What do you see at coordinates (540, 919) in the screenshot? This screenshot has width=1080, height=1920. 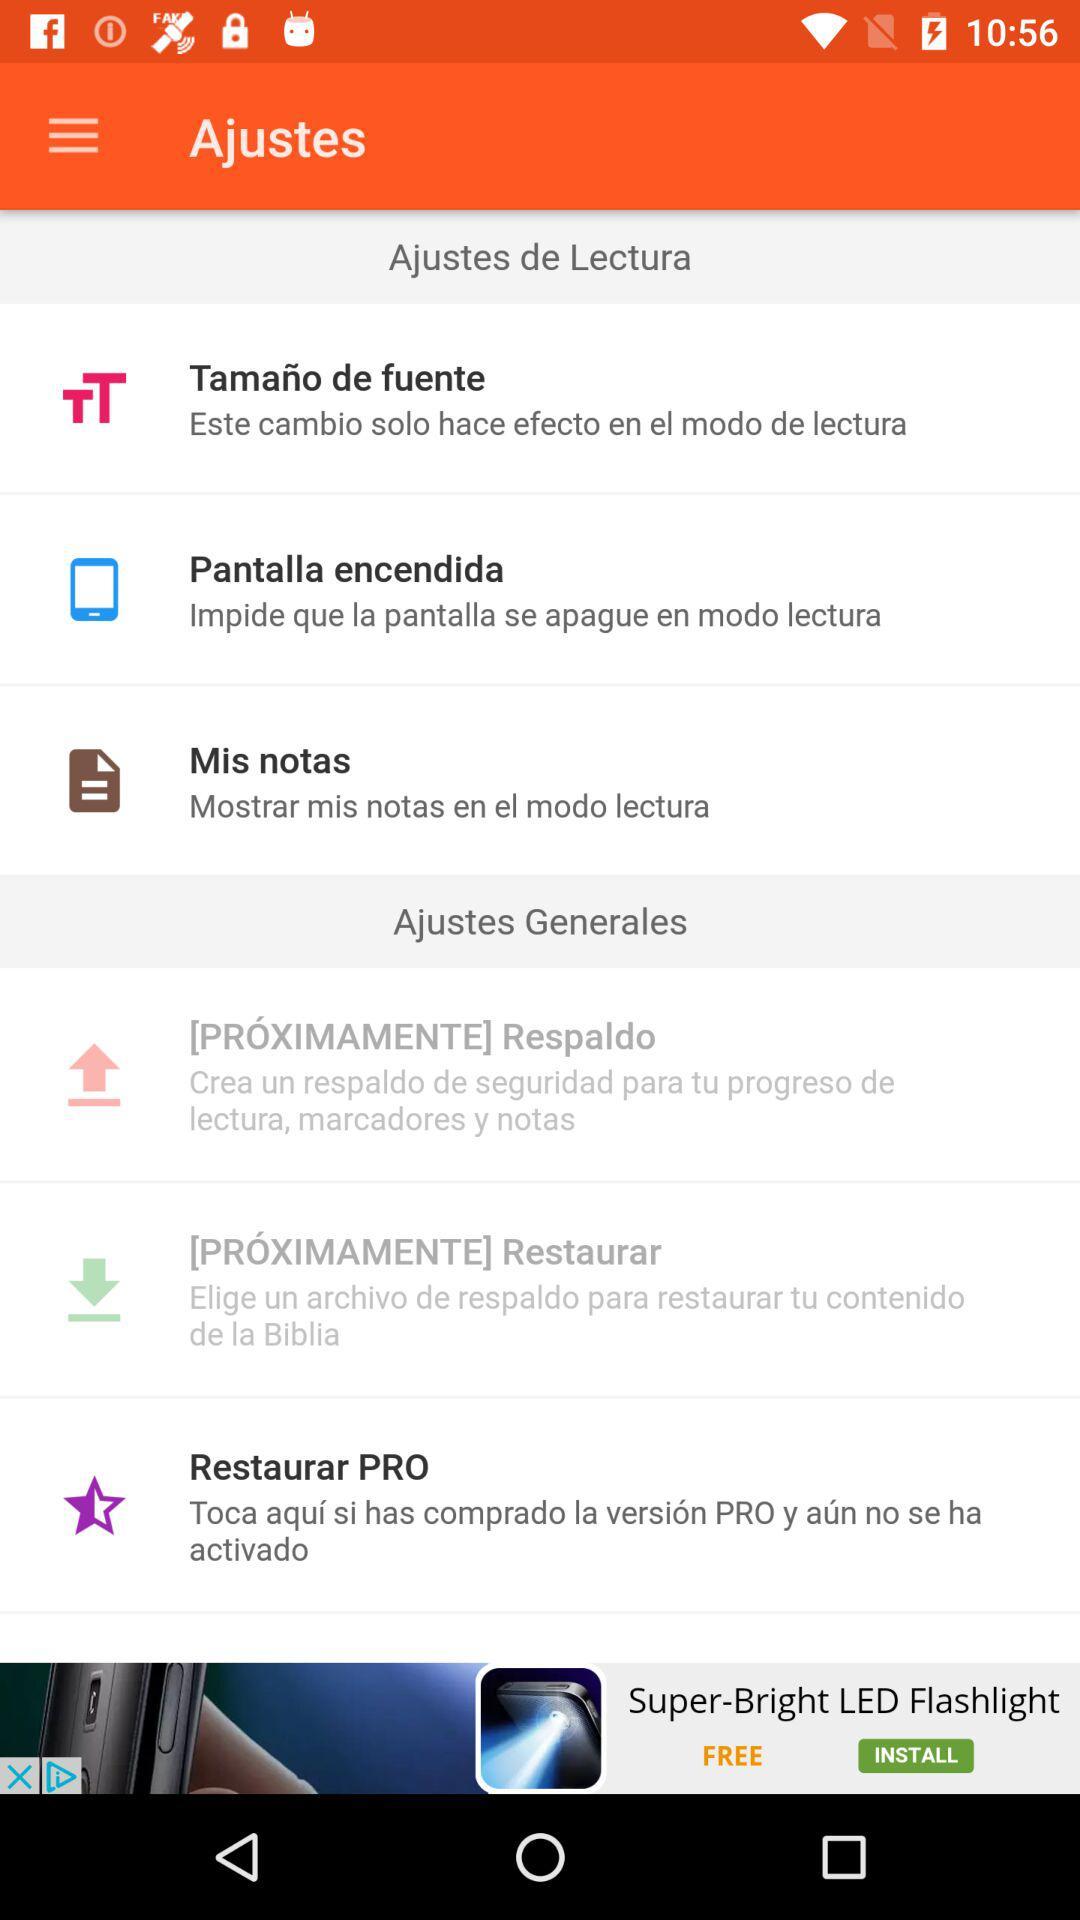 I see `the icon below mostrar mis notas` at bounding box center [540, 919].